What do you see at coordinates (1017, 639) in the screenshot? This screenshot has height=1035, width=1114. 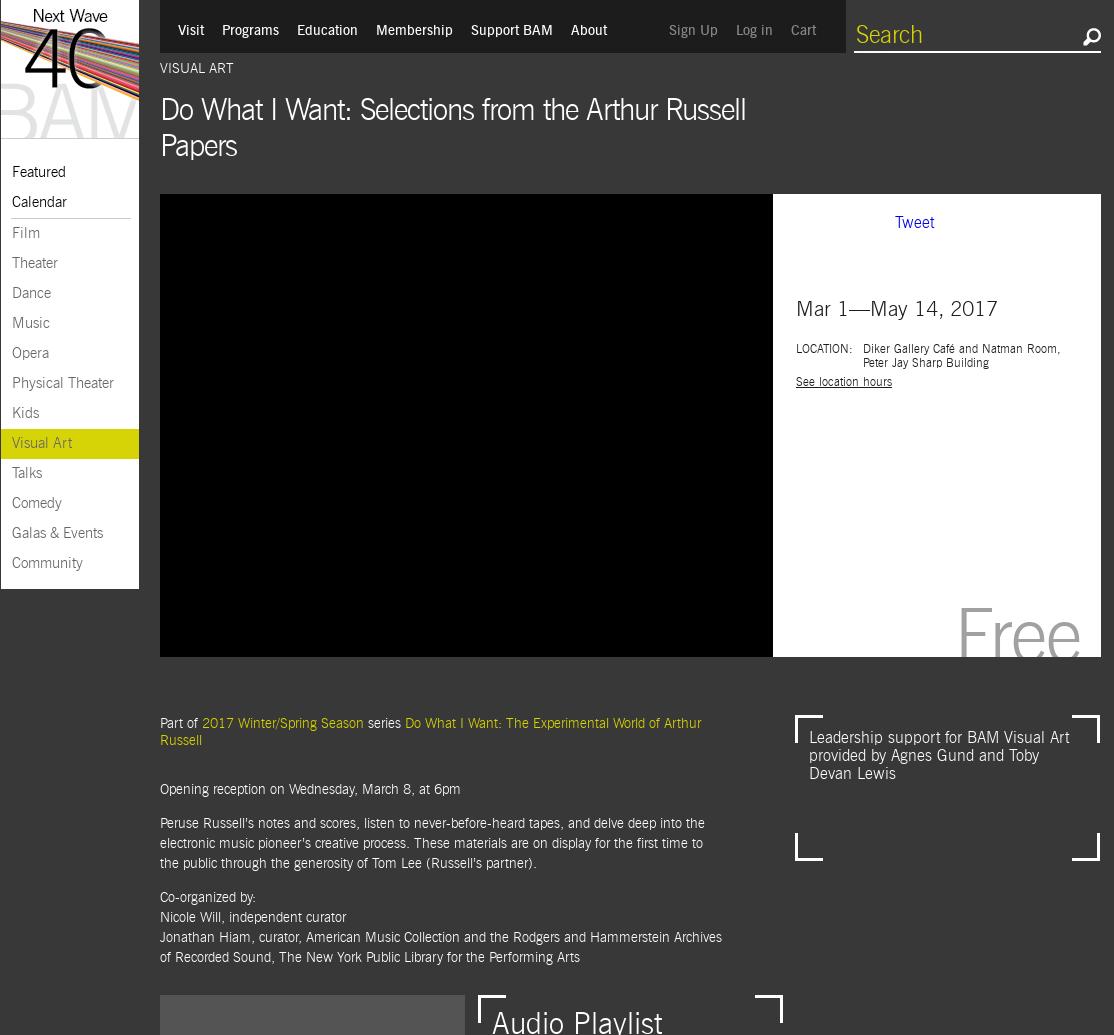 I see `'Free'` at bounding box center [1017, 639].